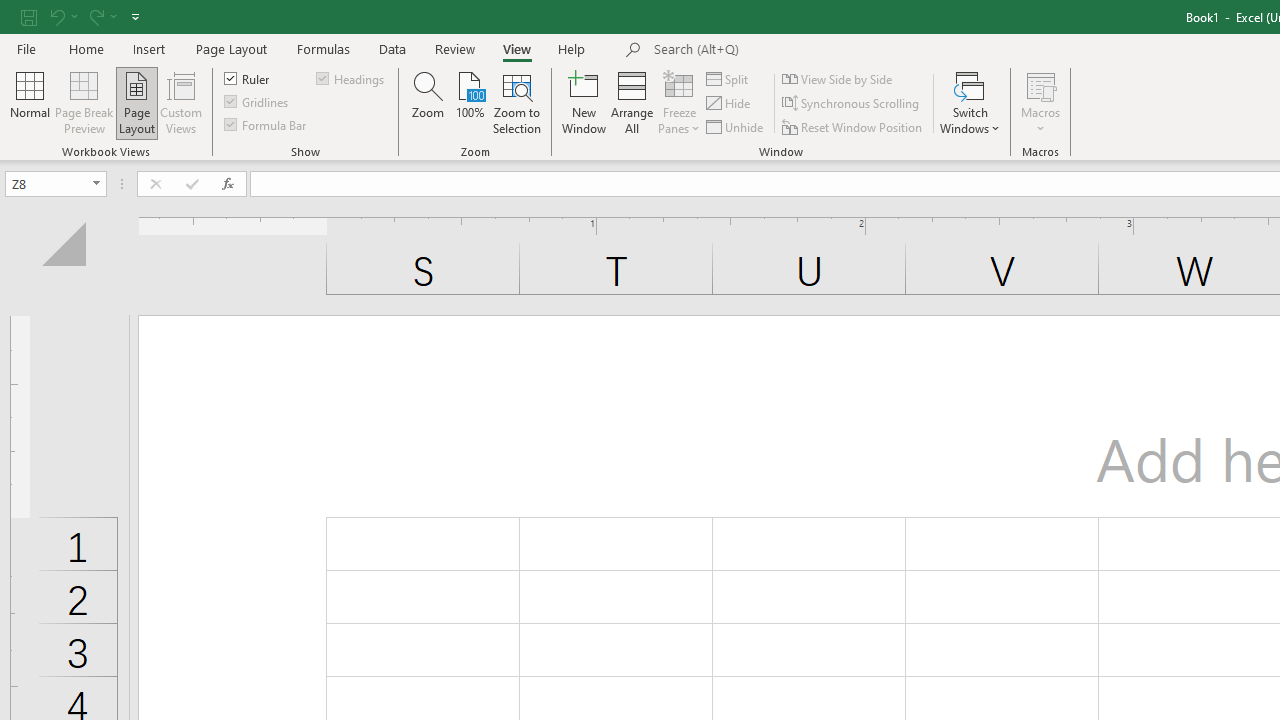 Image resolution: width=1280 pixels, height=720 pixels. What do you see at coordinates (517, 103) in the screenshot?
I see `'Zoom to Selection'` at bounding box center [517, 103].